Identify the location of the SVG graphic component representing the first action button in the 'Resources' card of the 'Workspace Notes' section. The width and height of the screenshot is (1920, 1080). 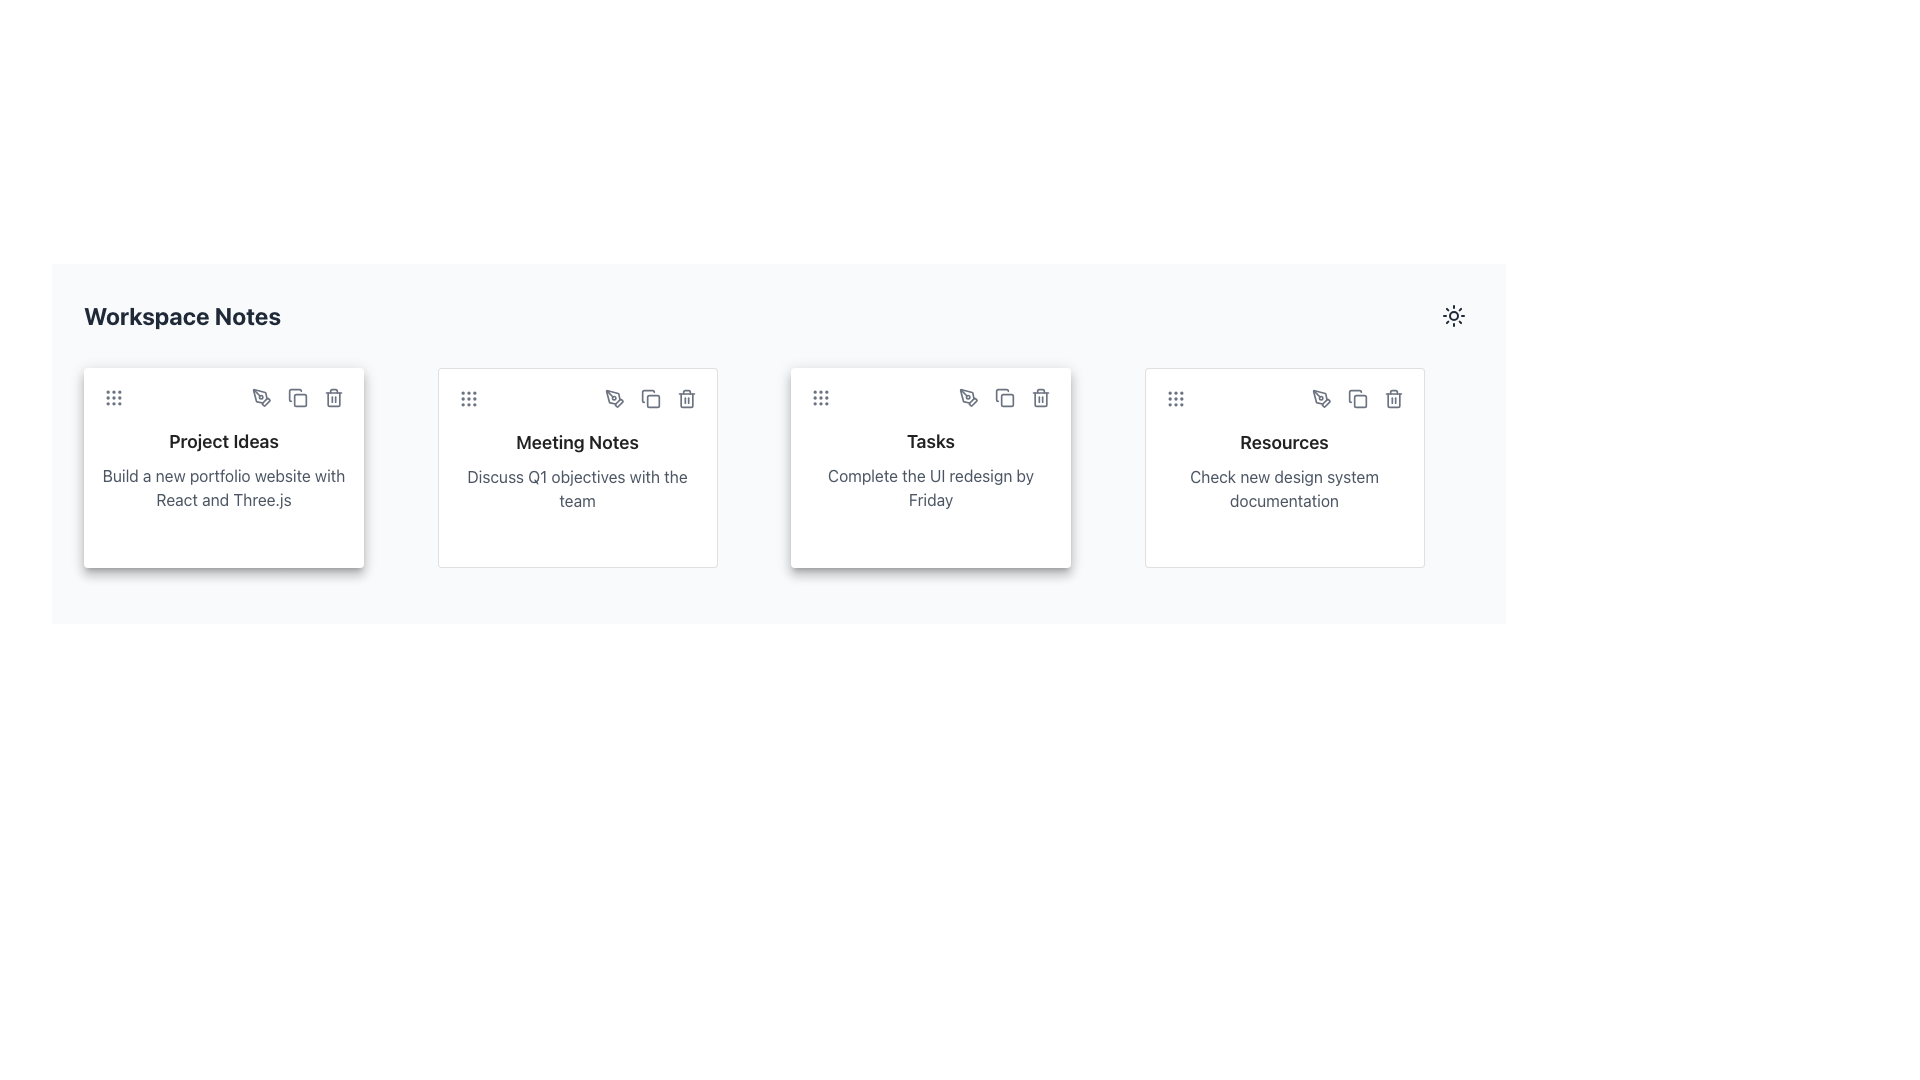
(1359, 401).